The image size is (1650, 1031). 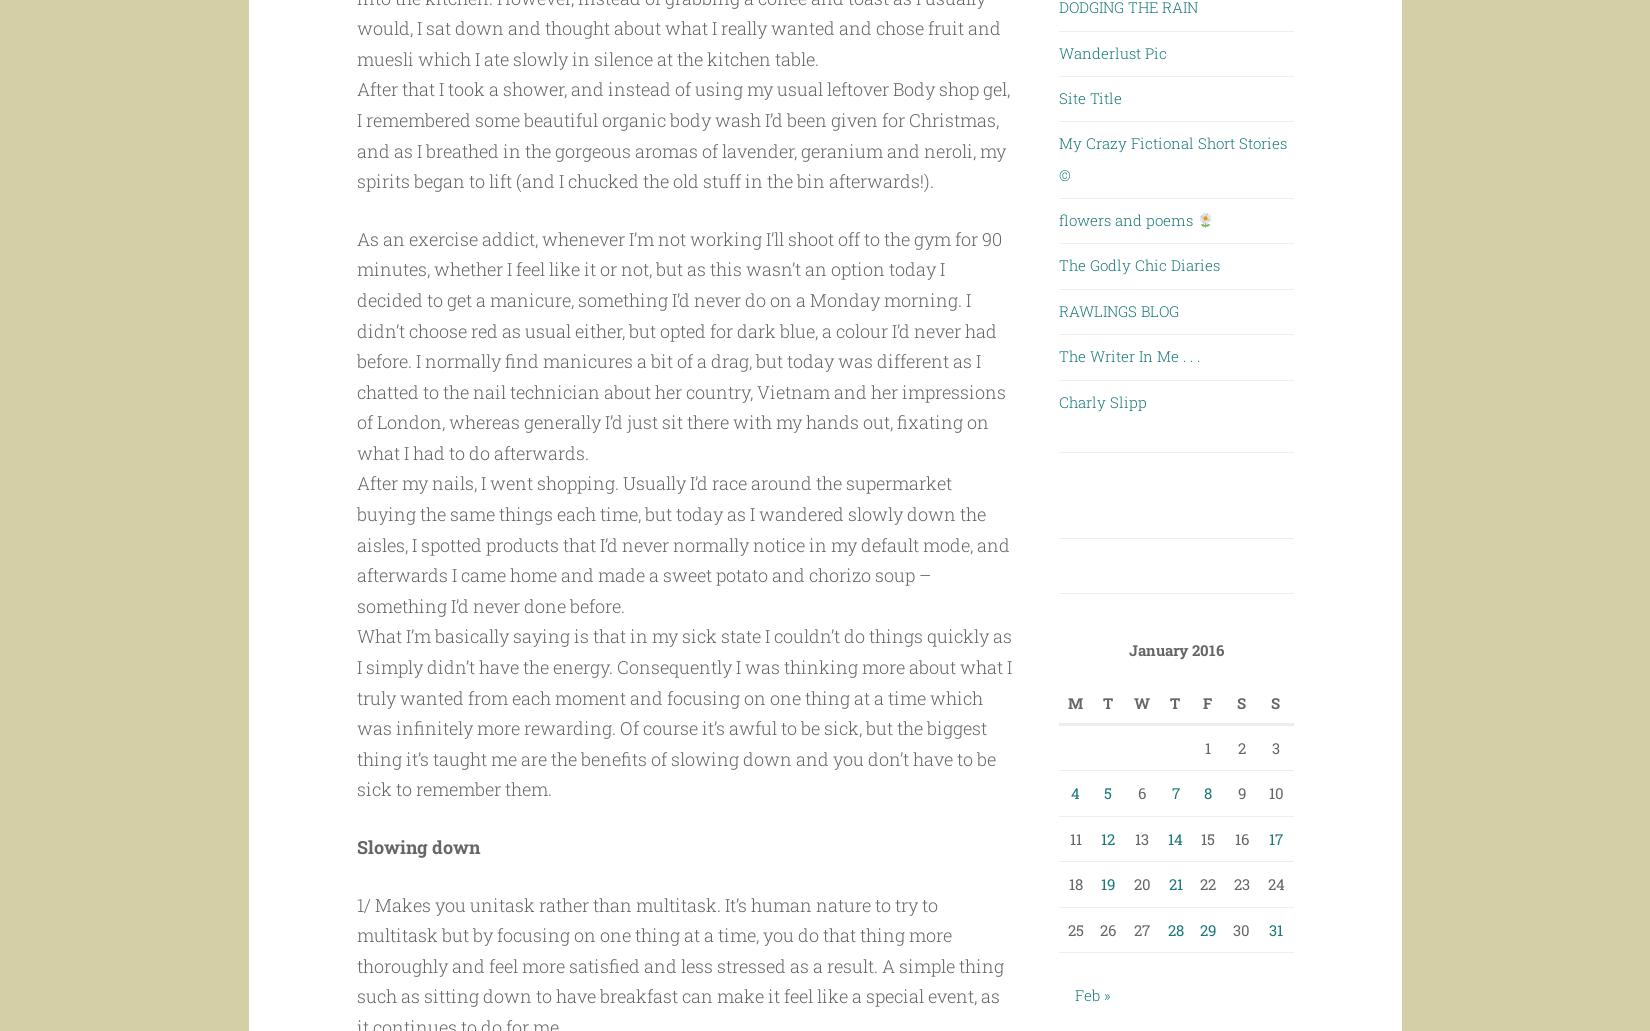 I want to click on 'Wanderlust Pic', so click(x=1058, y=51).